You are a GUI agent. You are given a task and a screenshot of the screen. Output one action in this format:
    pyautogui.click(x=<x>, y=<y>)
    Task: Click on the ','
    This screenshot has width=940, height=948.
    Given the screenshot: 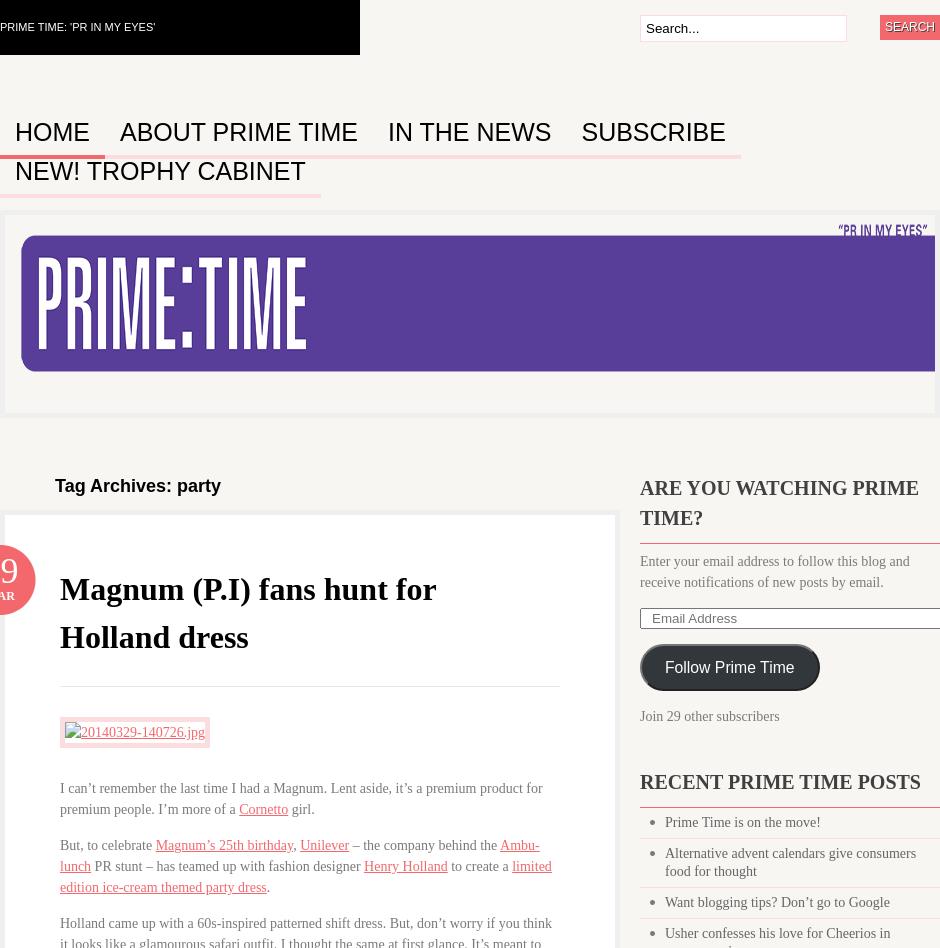 What is the action you would take?
    pyautogui.click(x=295, y=844)
    